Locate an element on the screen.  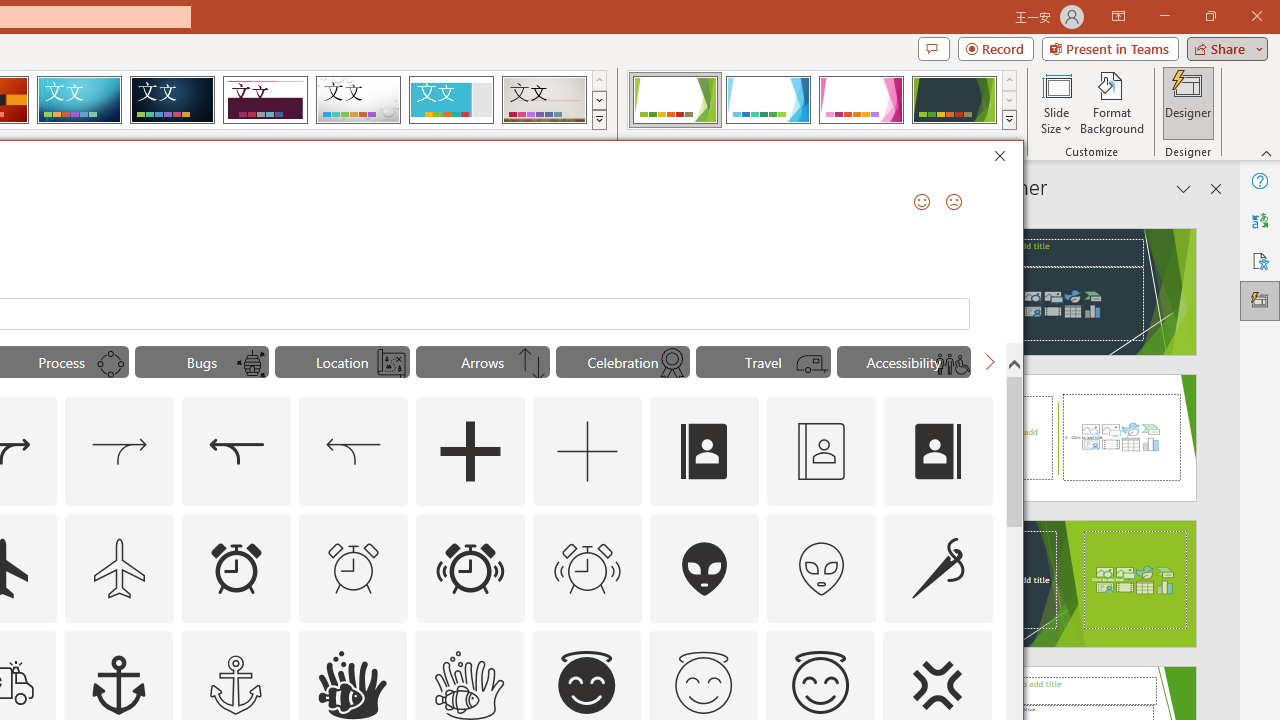
'AutomationID: Icons_AlterationsTailoring' is located at coordinates (937, 568).